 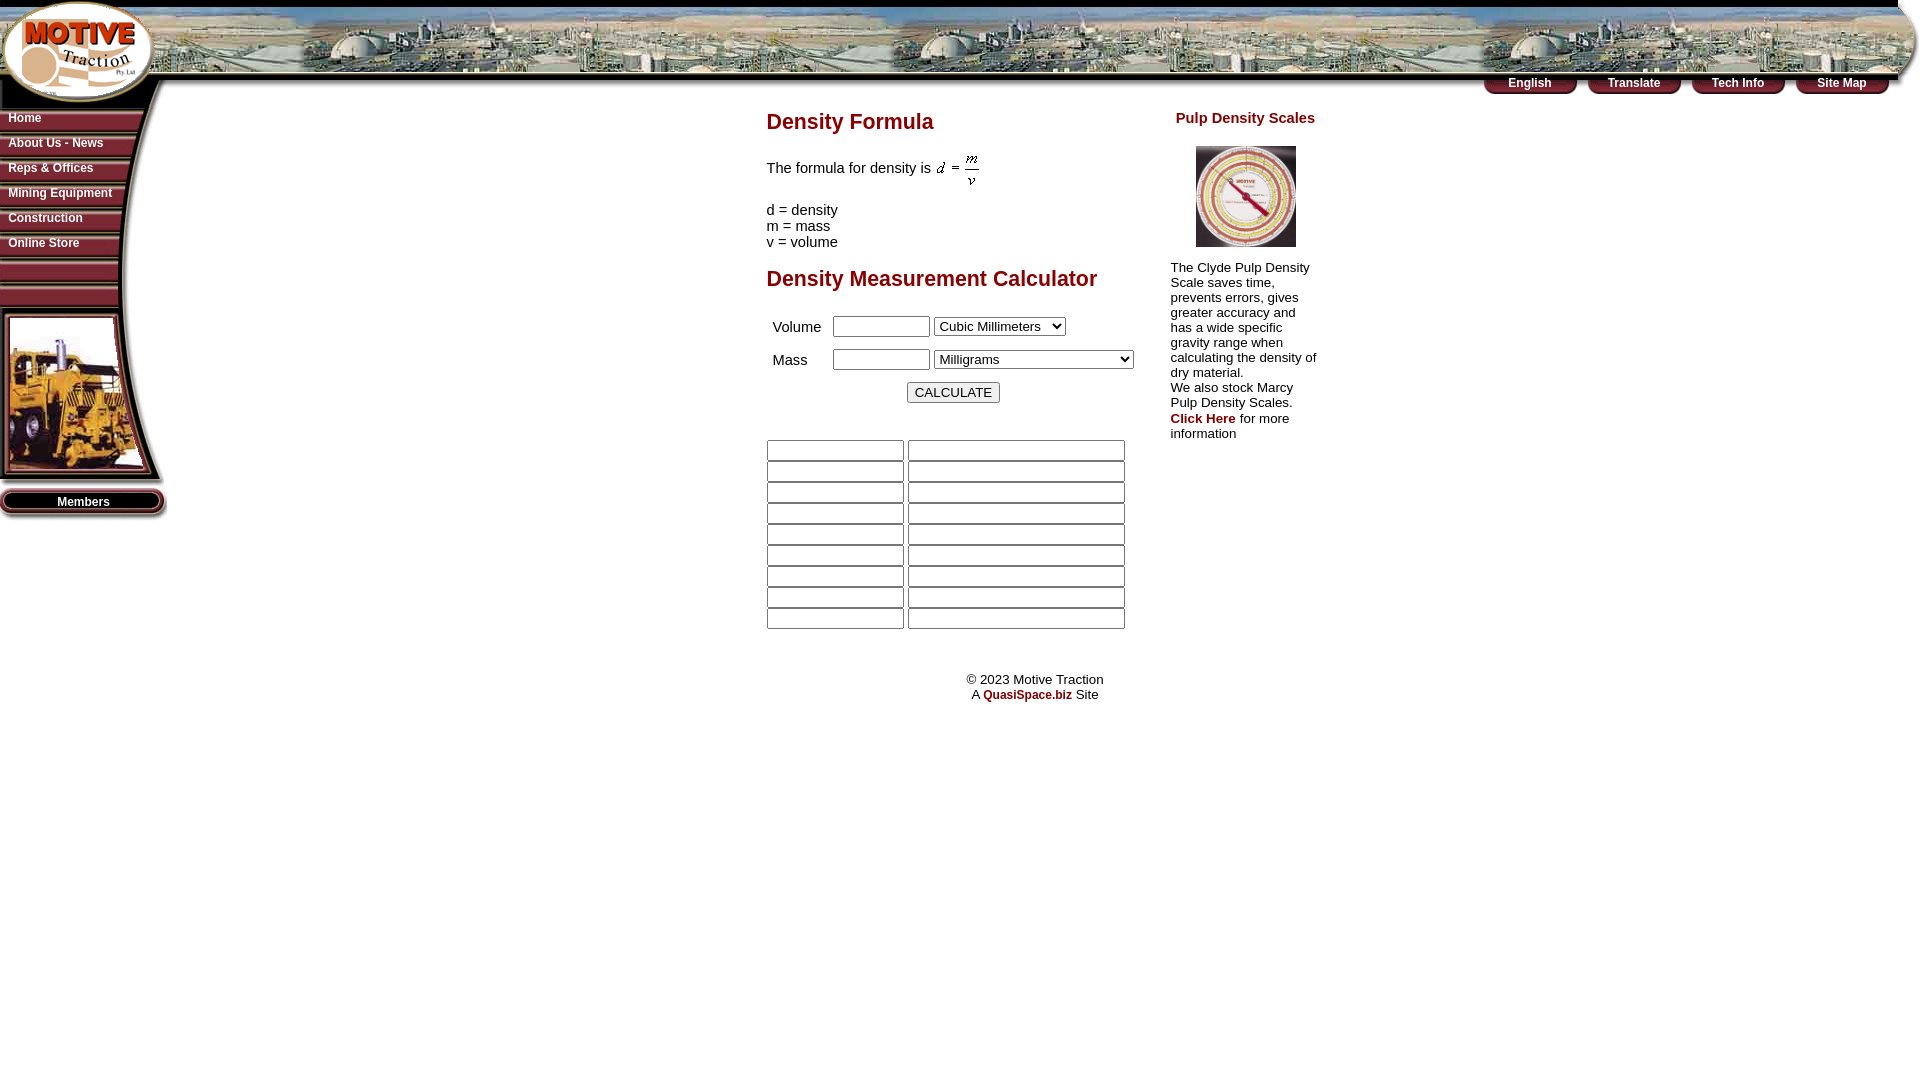 What do you see at coordinates (1711, 82) in the screenshot?
I see `'Tech Info'` at bounding box center [1711, 82].